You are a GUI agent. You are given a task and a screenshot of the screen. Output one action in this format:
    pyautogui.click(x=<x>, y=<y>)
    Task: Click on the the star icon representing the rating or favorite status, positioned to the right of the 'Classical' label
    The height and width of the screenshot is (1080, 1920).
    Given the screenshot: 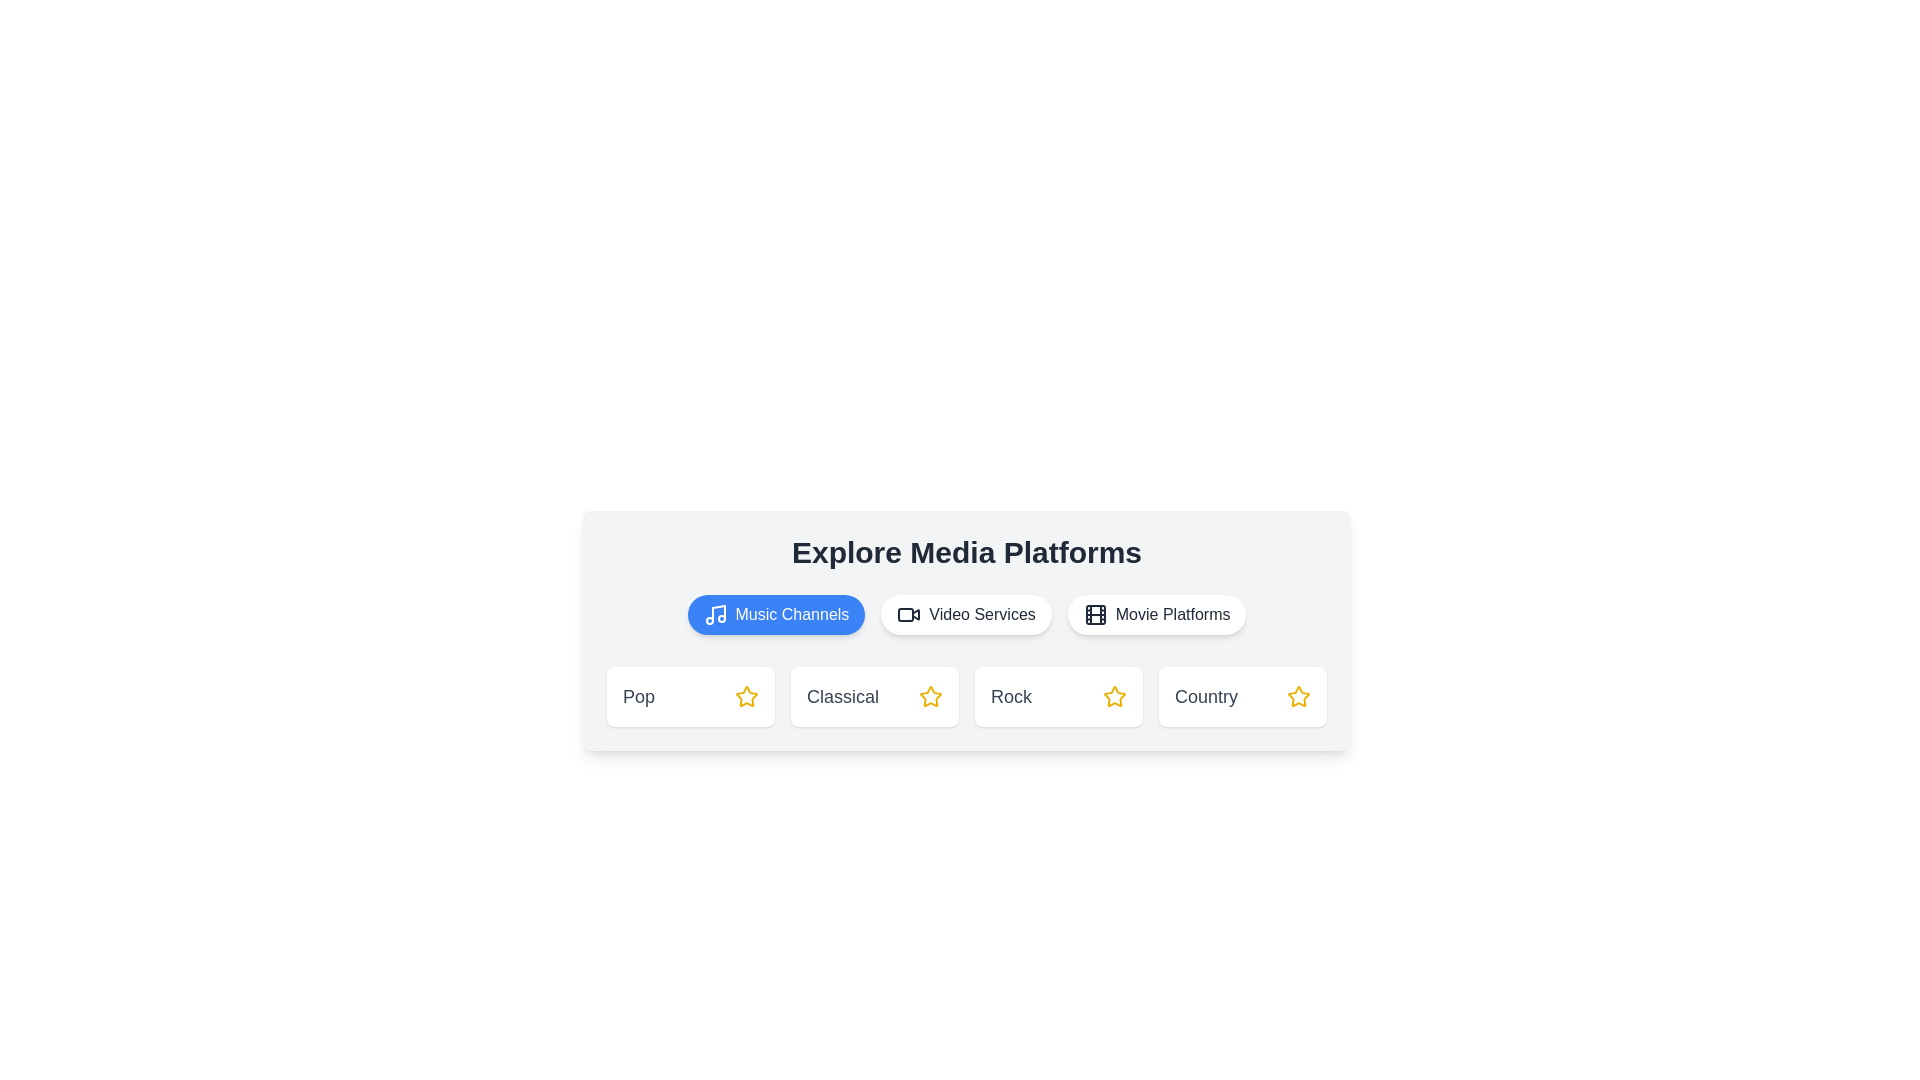 What is the action you would take?
    pyautogui.click(x=930, y=696)
    